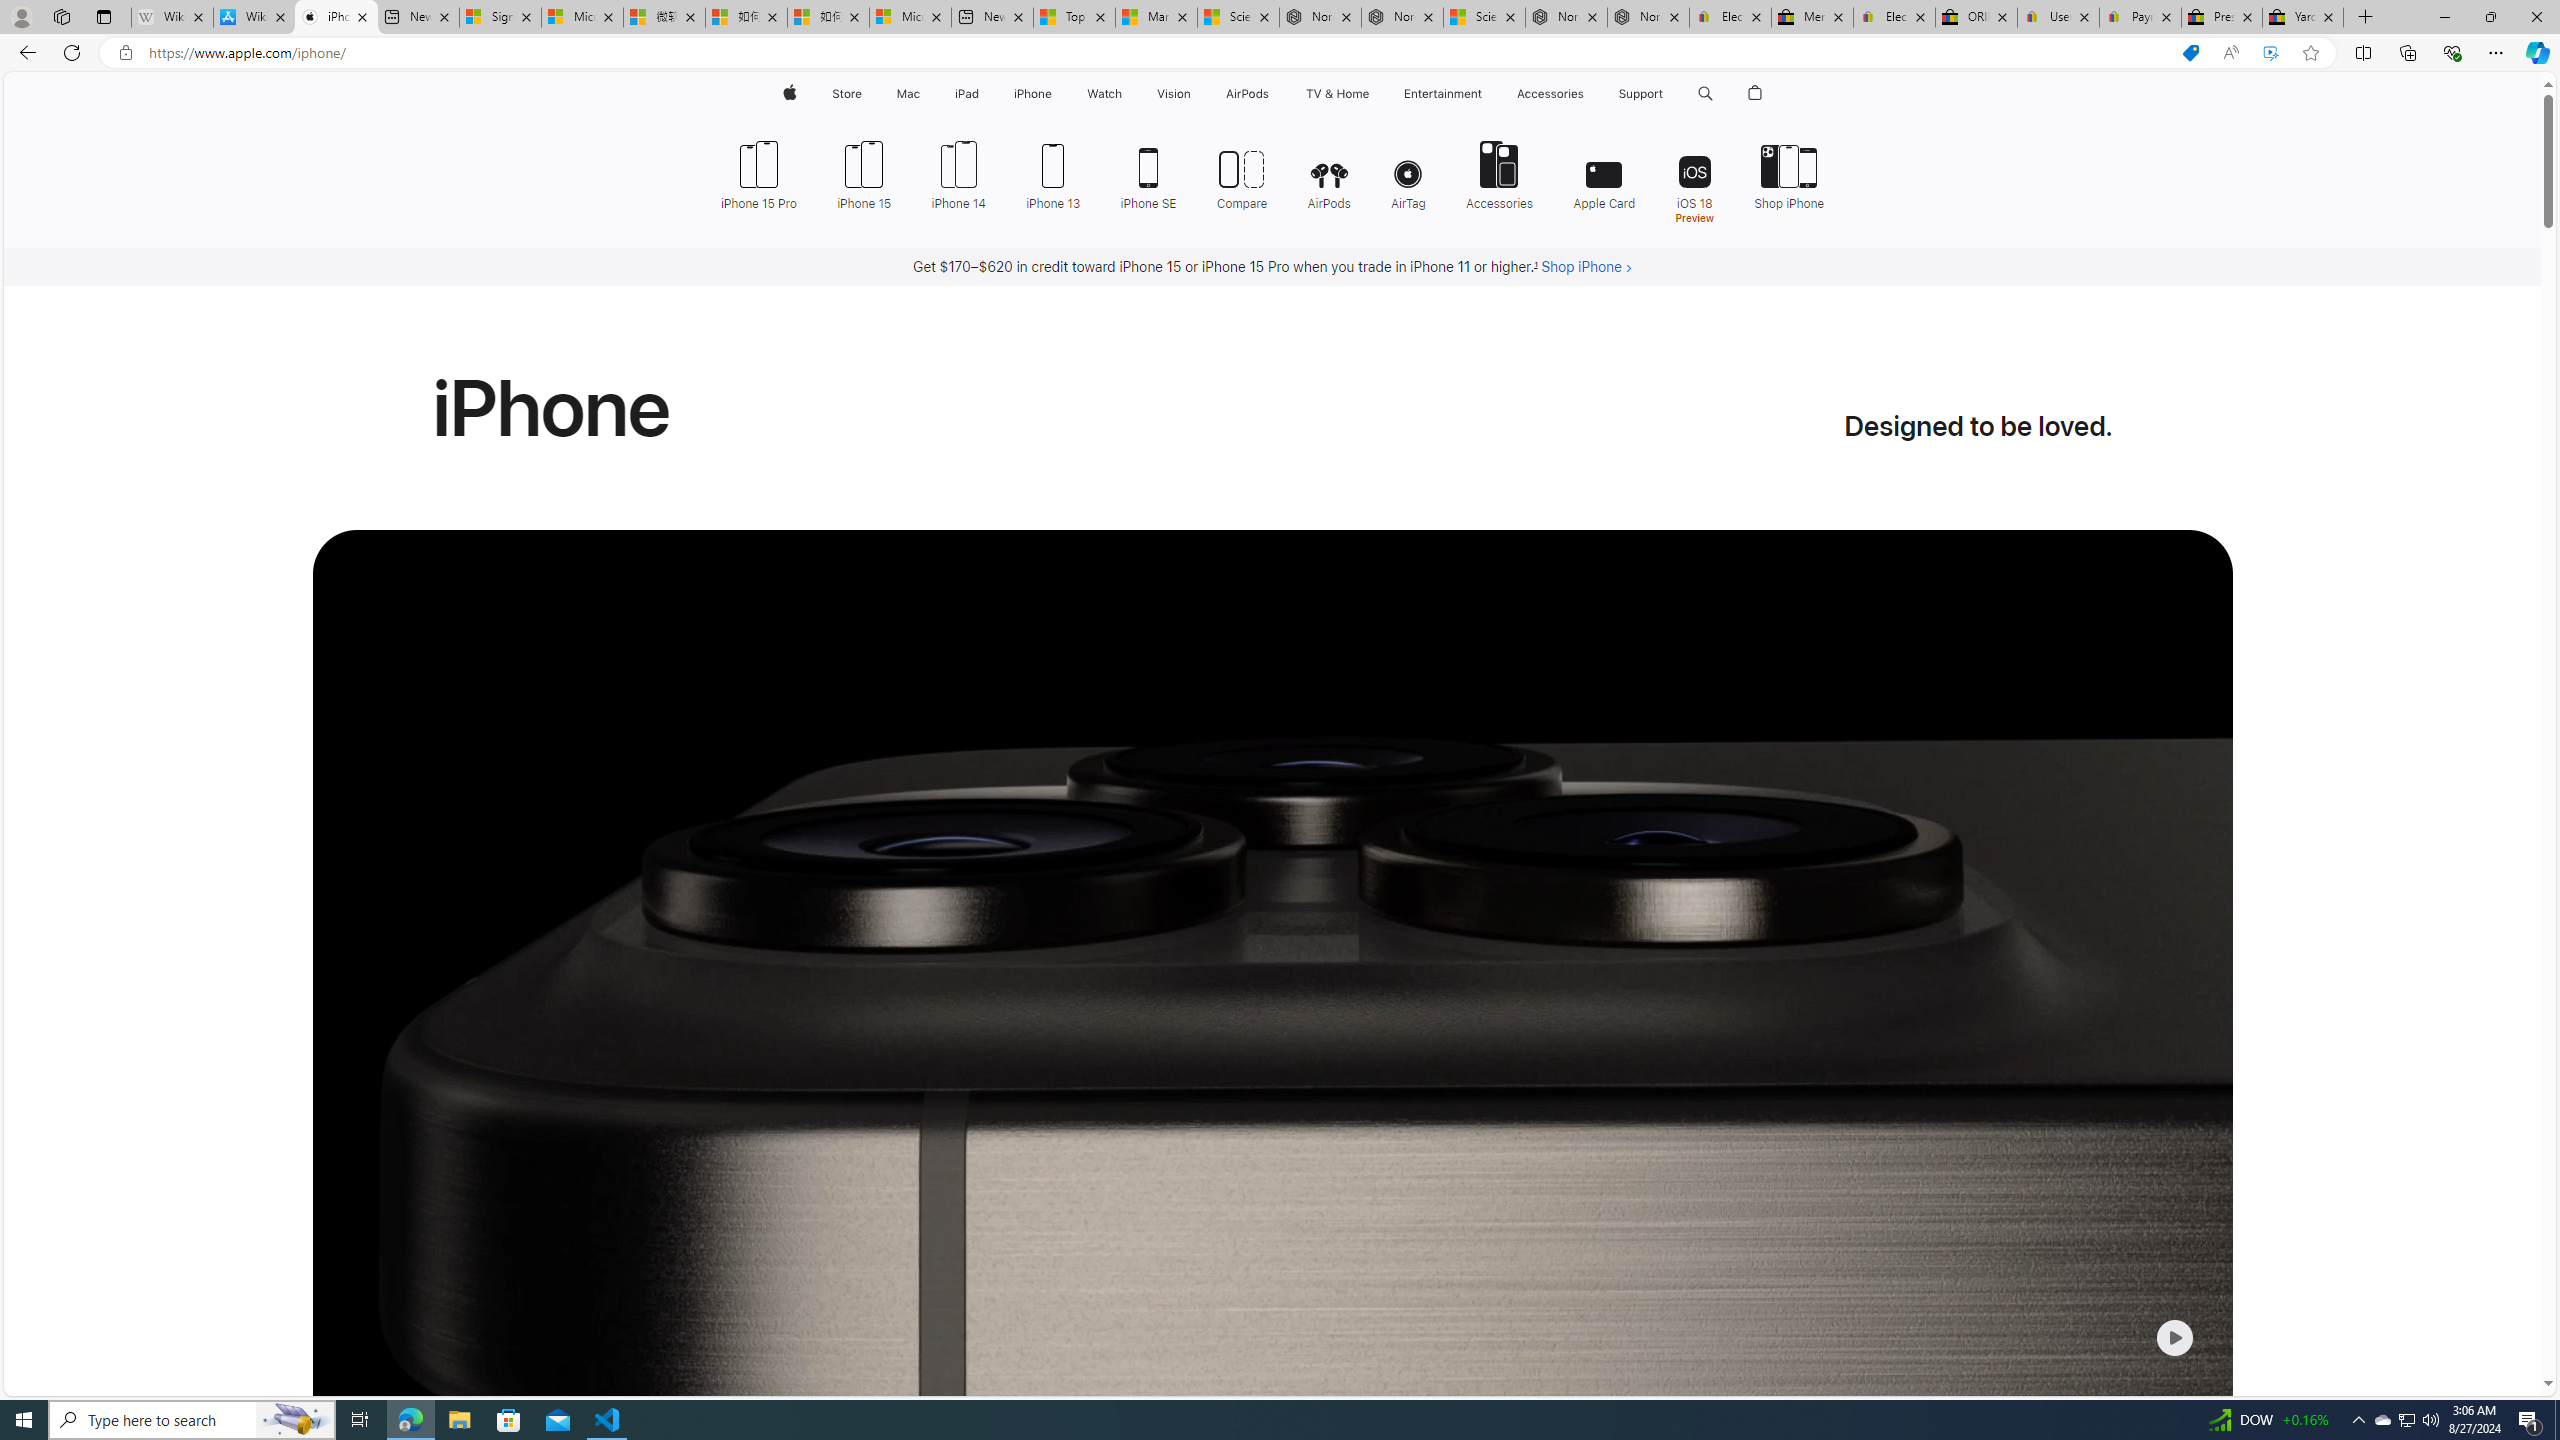  Describe the element at coordinates (1373, 93) in the screenshot. I see `'TV and Home menu'` at that location.